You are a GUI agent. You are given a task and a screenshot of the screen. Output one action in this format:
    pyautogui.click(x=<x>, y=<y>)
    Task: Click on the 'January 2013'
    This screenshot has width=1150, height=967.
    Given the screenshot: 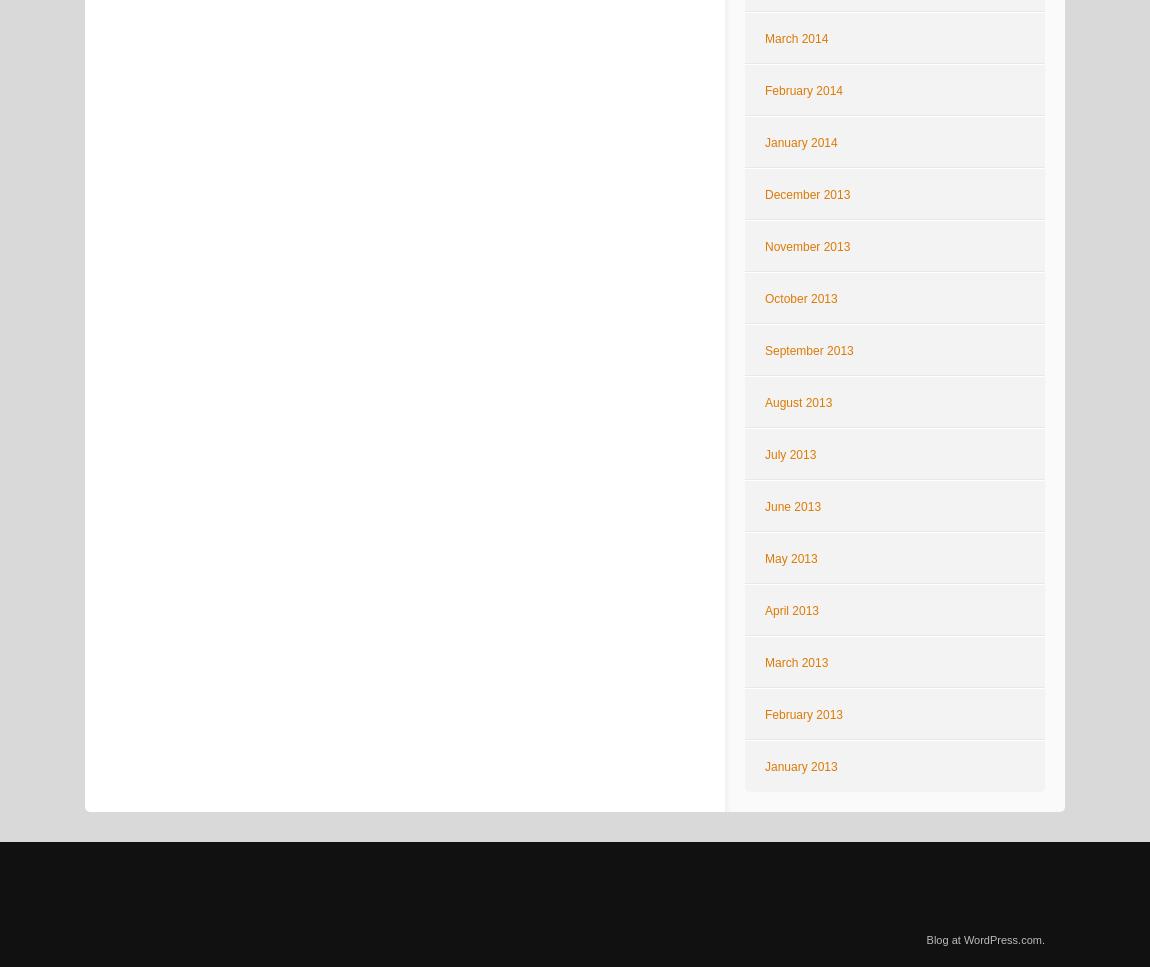 What is the action you would take?
    pyautogui.click(x=799, y=767)
    